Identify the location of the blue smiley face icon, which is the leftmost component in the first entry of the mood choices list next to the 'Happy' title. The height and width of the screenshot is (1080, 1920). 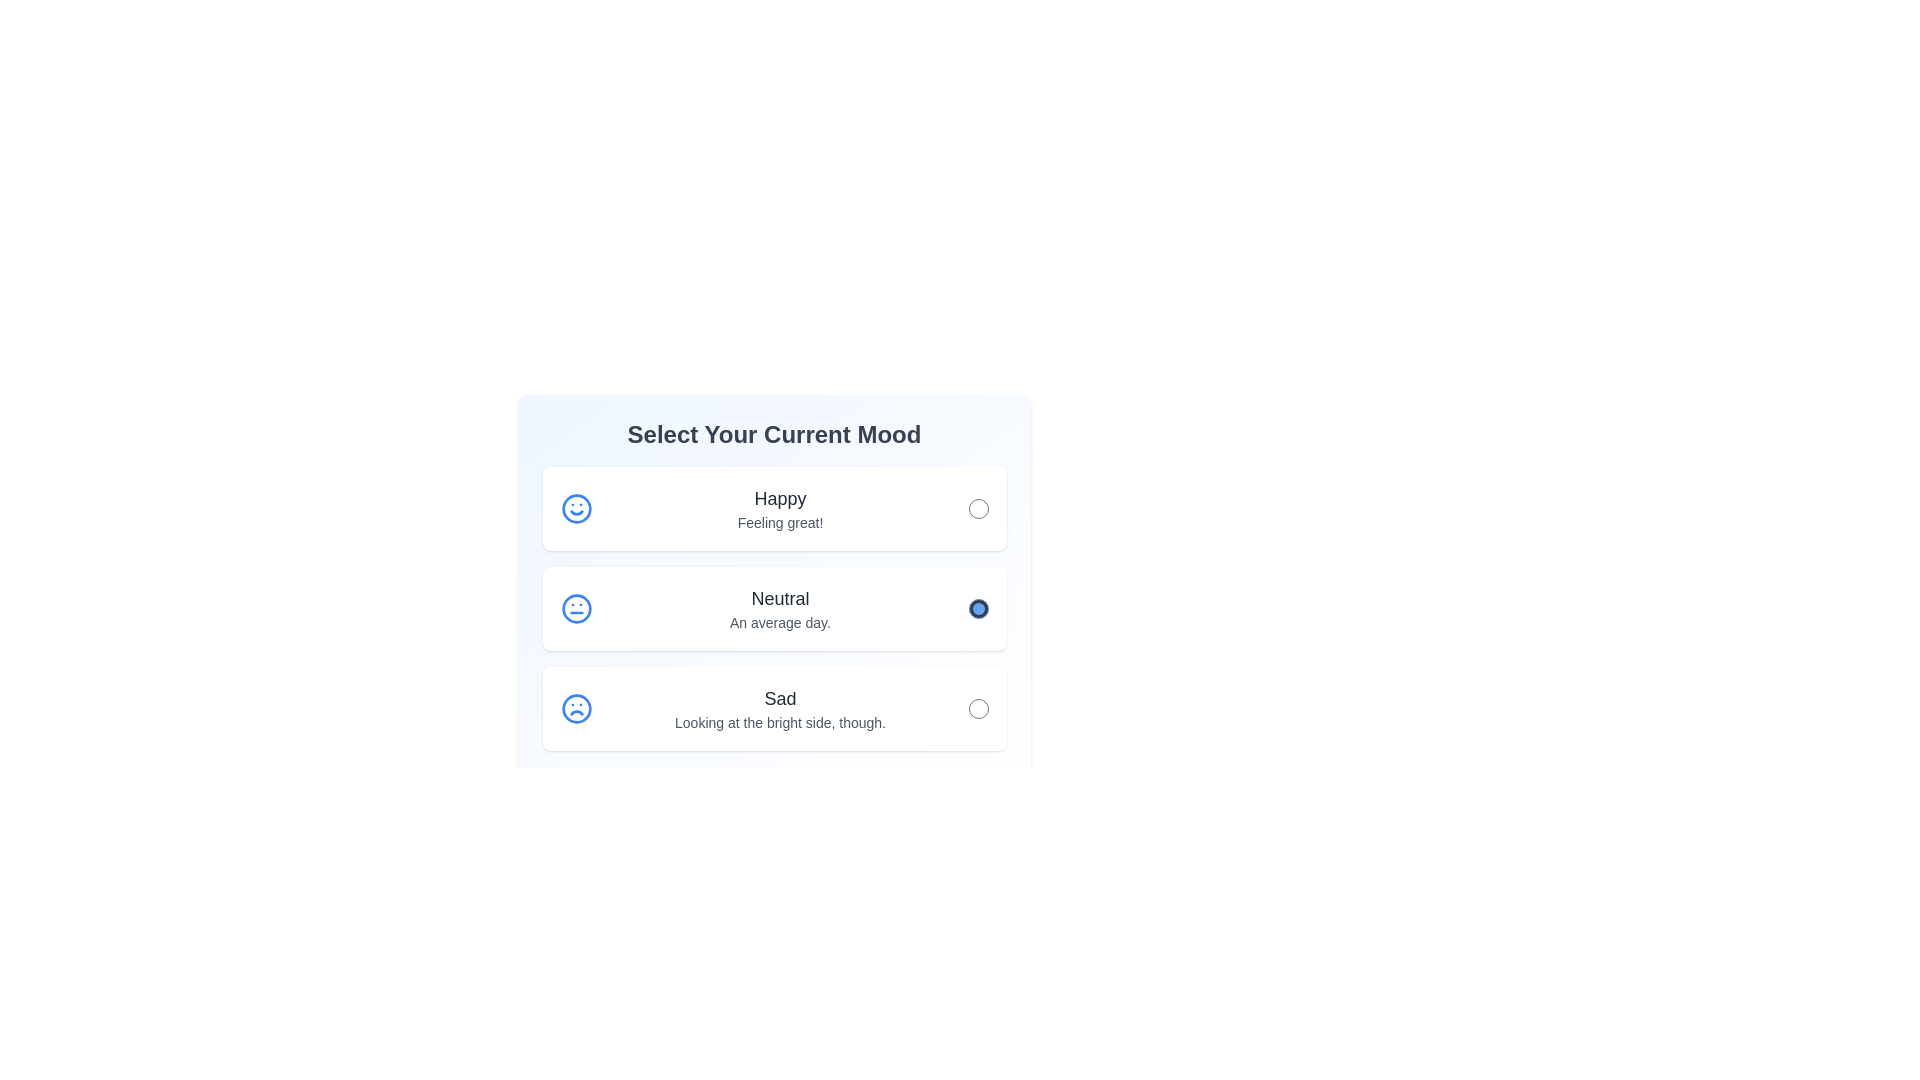
(575, 508).